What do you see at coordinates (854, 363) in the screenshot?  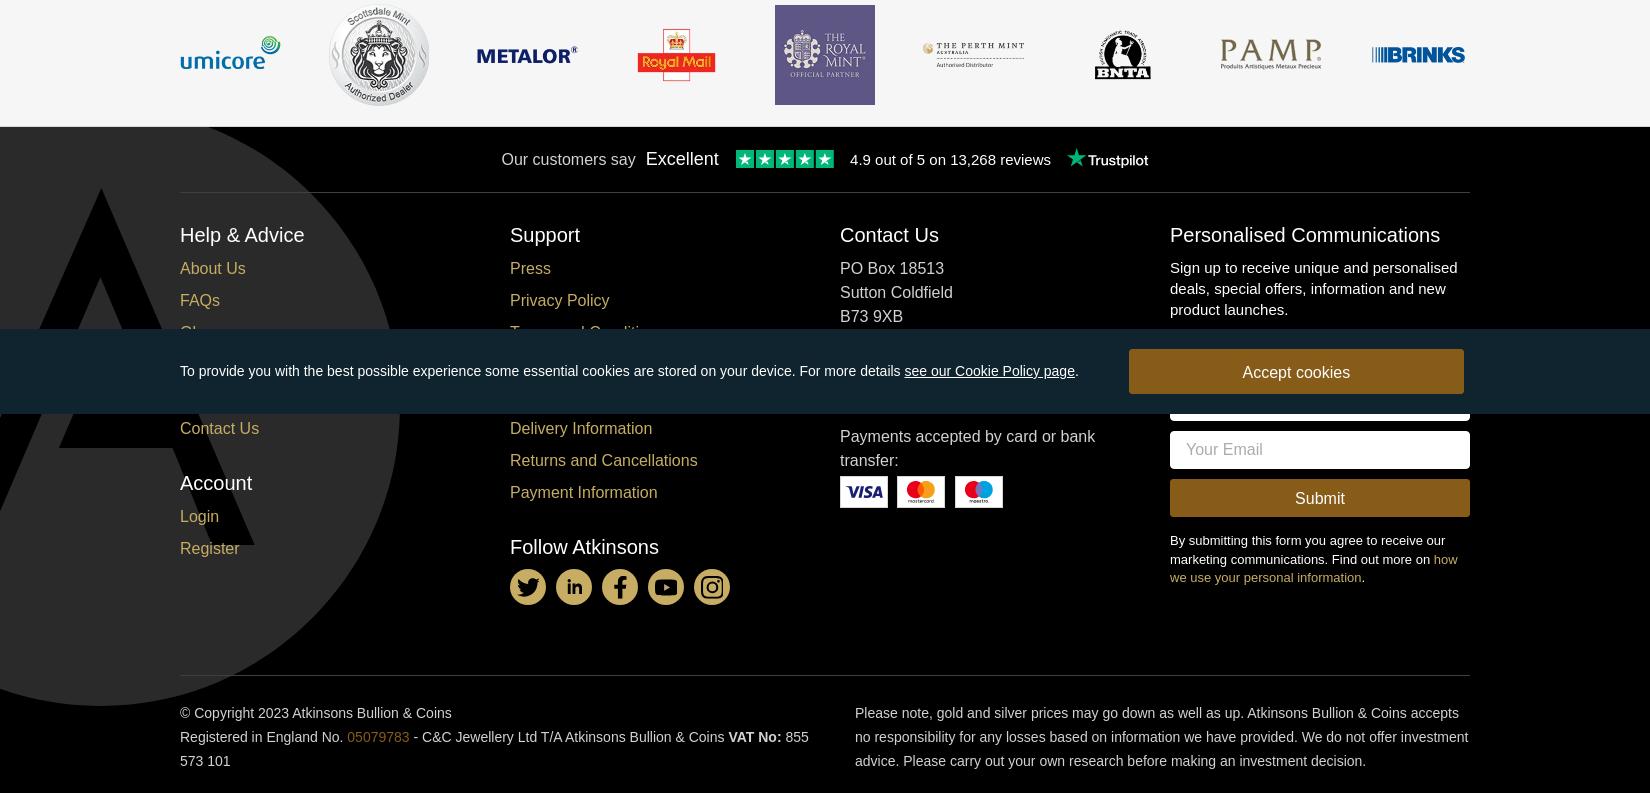 I see `'Tel:'` at bounding box center [854, 363].